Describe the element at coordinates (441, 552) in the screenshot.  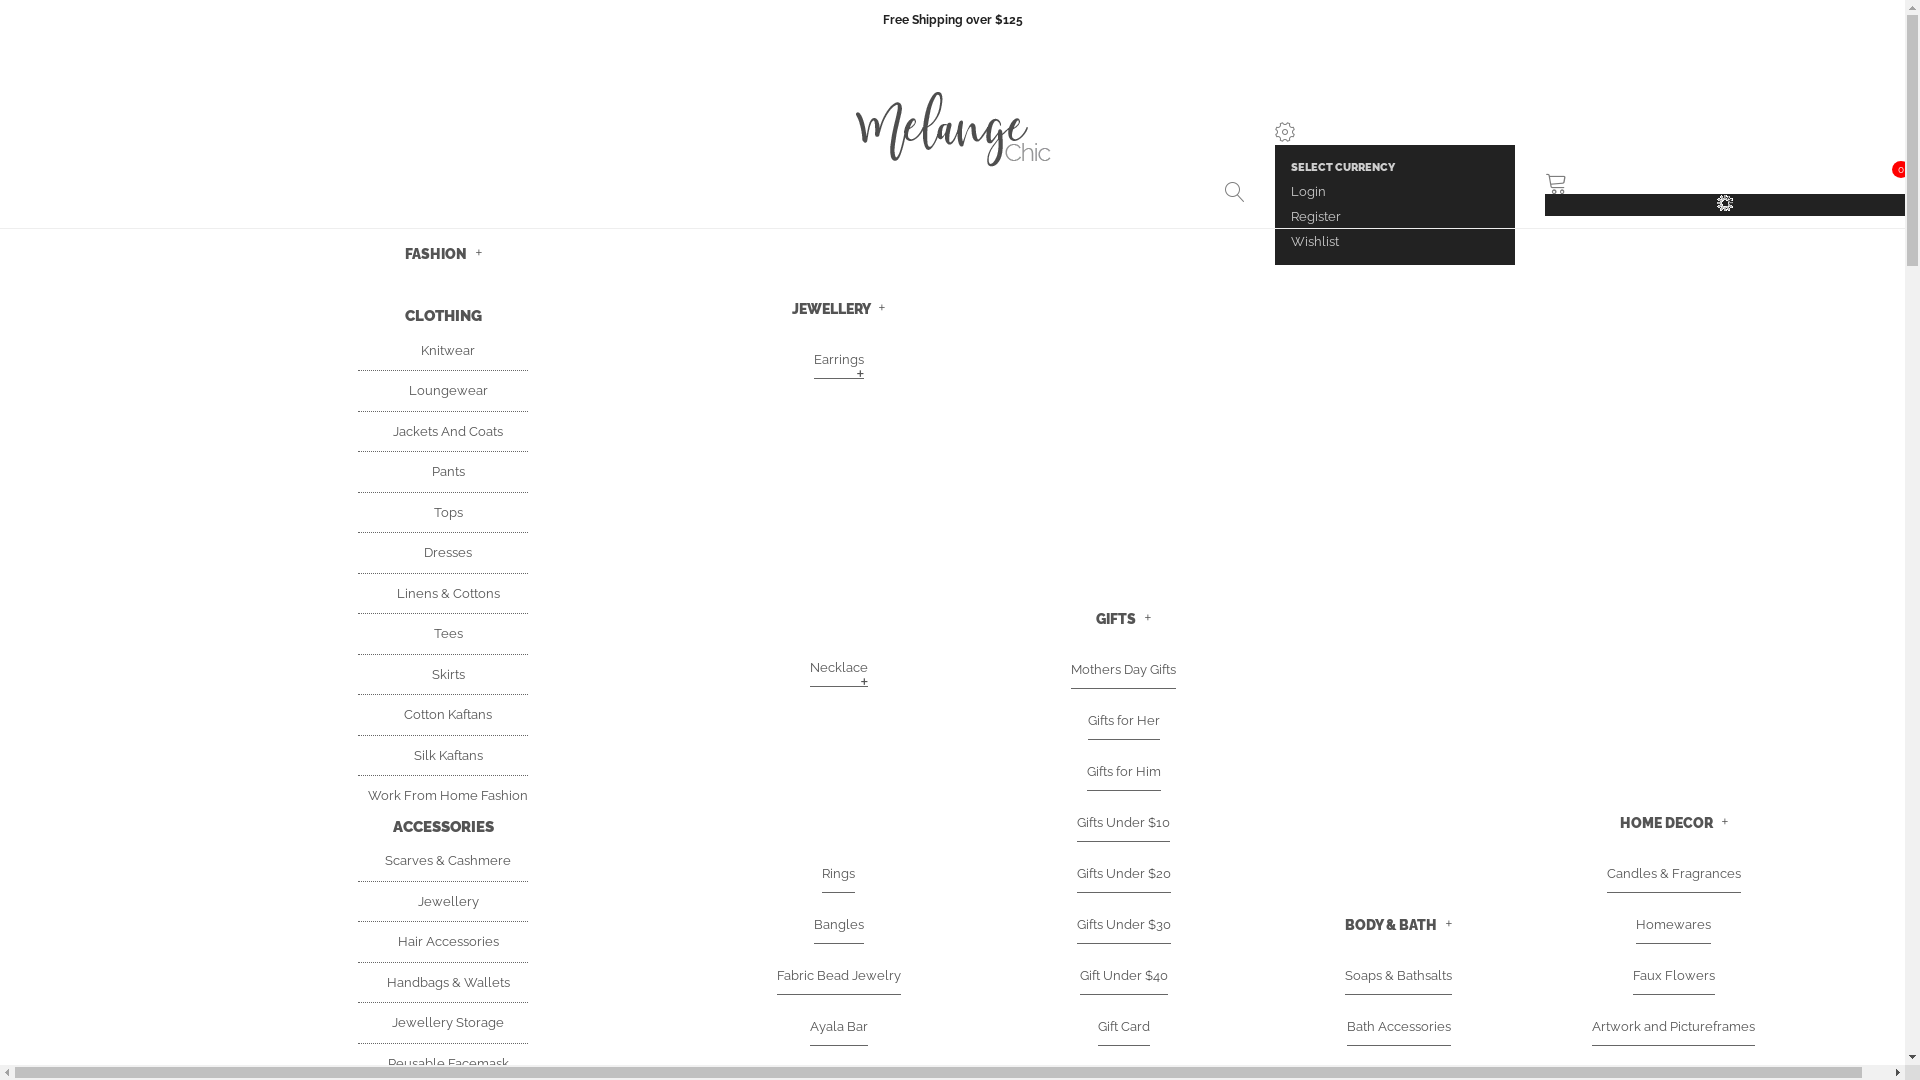
I see `'Dresses'` at that location.